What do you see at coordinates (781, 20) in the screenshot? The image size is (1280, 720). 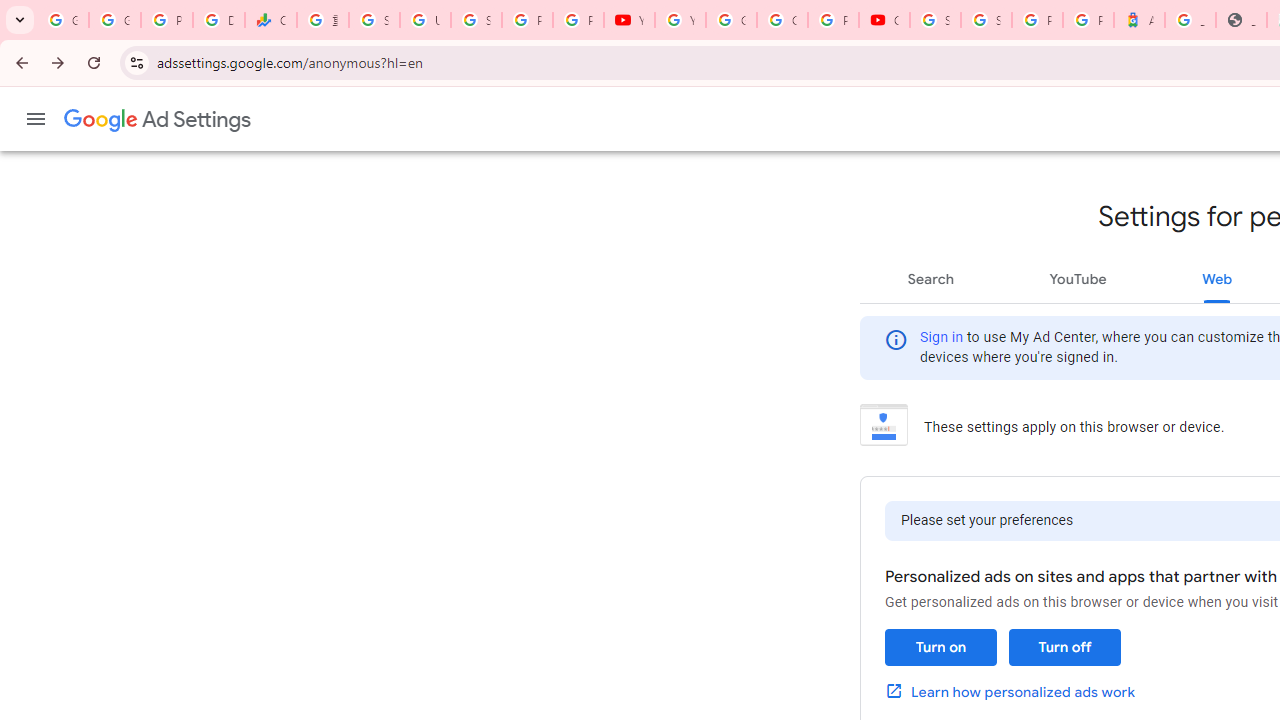 I see `'Create your Google Account'` at bounding box center [781, 20].